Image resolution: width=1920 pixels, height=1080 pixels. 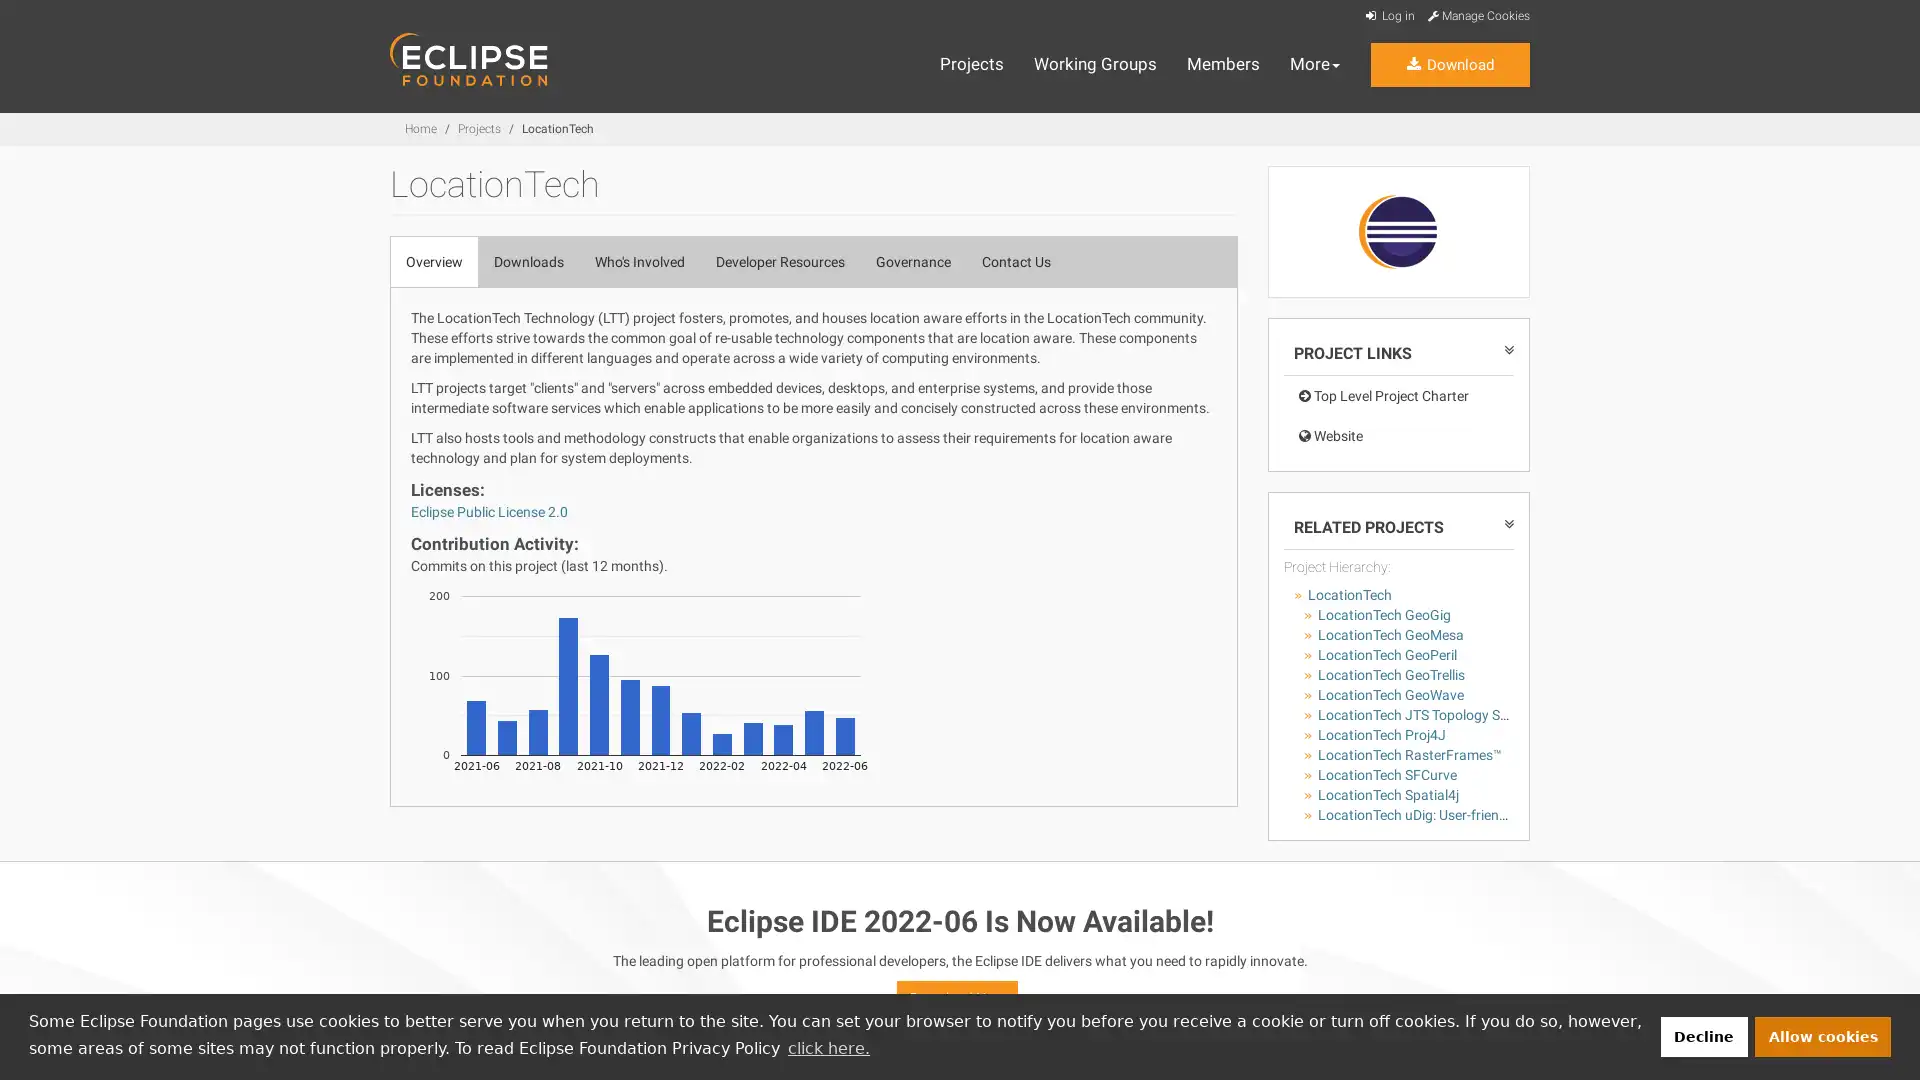 I want to click on allow cookies, so click(x=1823, y=1035).